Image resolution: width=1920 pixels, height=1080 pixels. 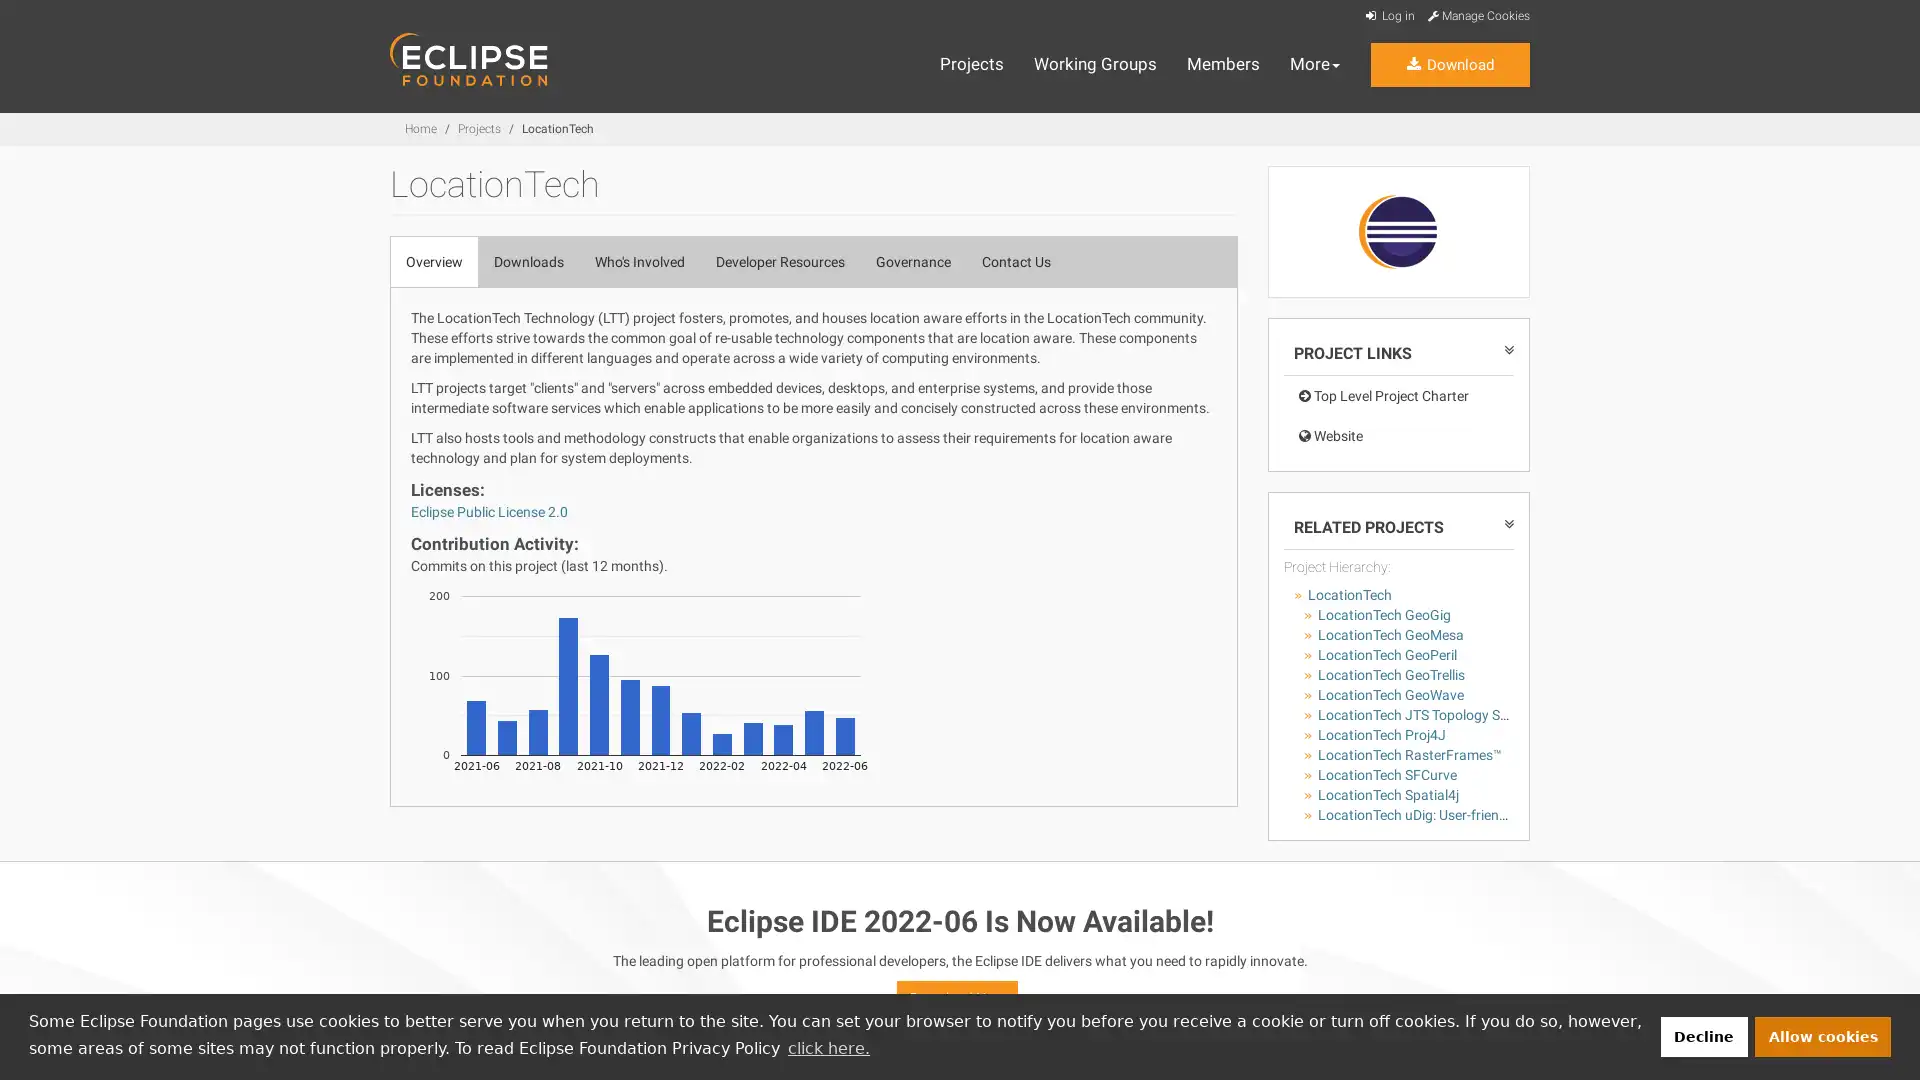 I want to click on allow cookies, so click(x=1823, y=1035).